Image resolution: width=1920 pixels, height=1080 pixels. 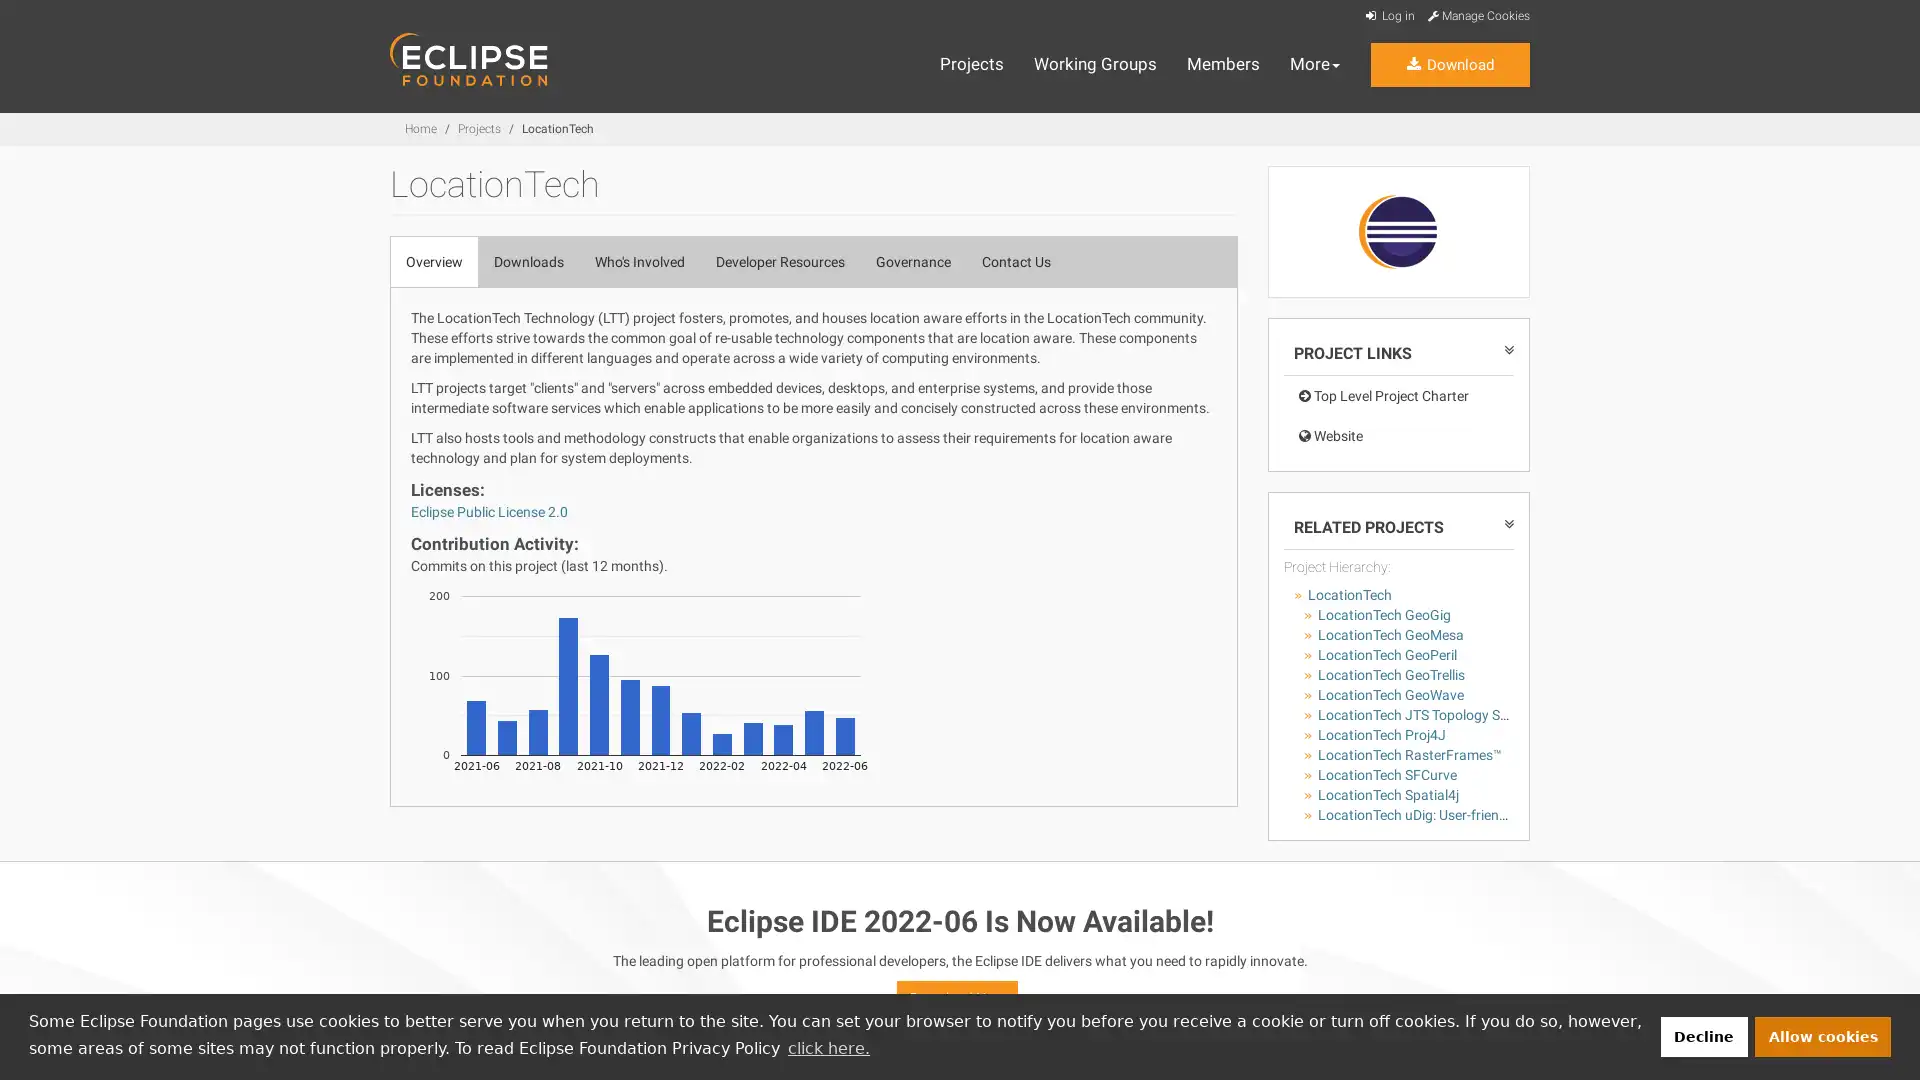 I want to click on allow cookies, so click(x=1823, y=1035).